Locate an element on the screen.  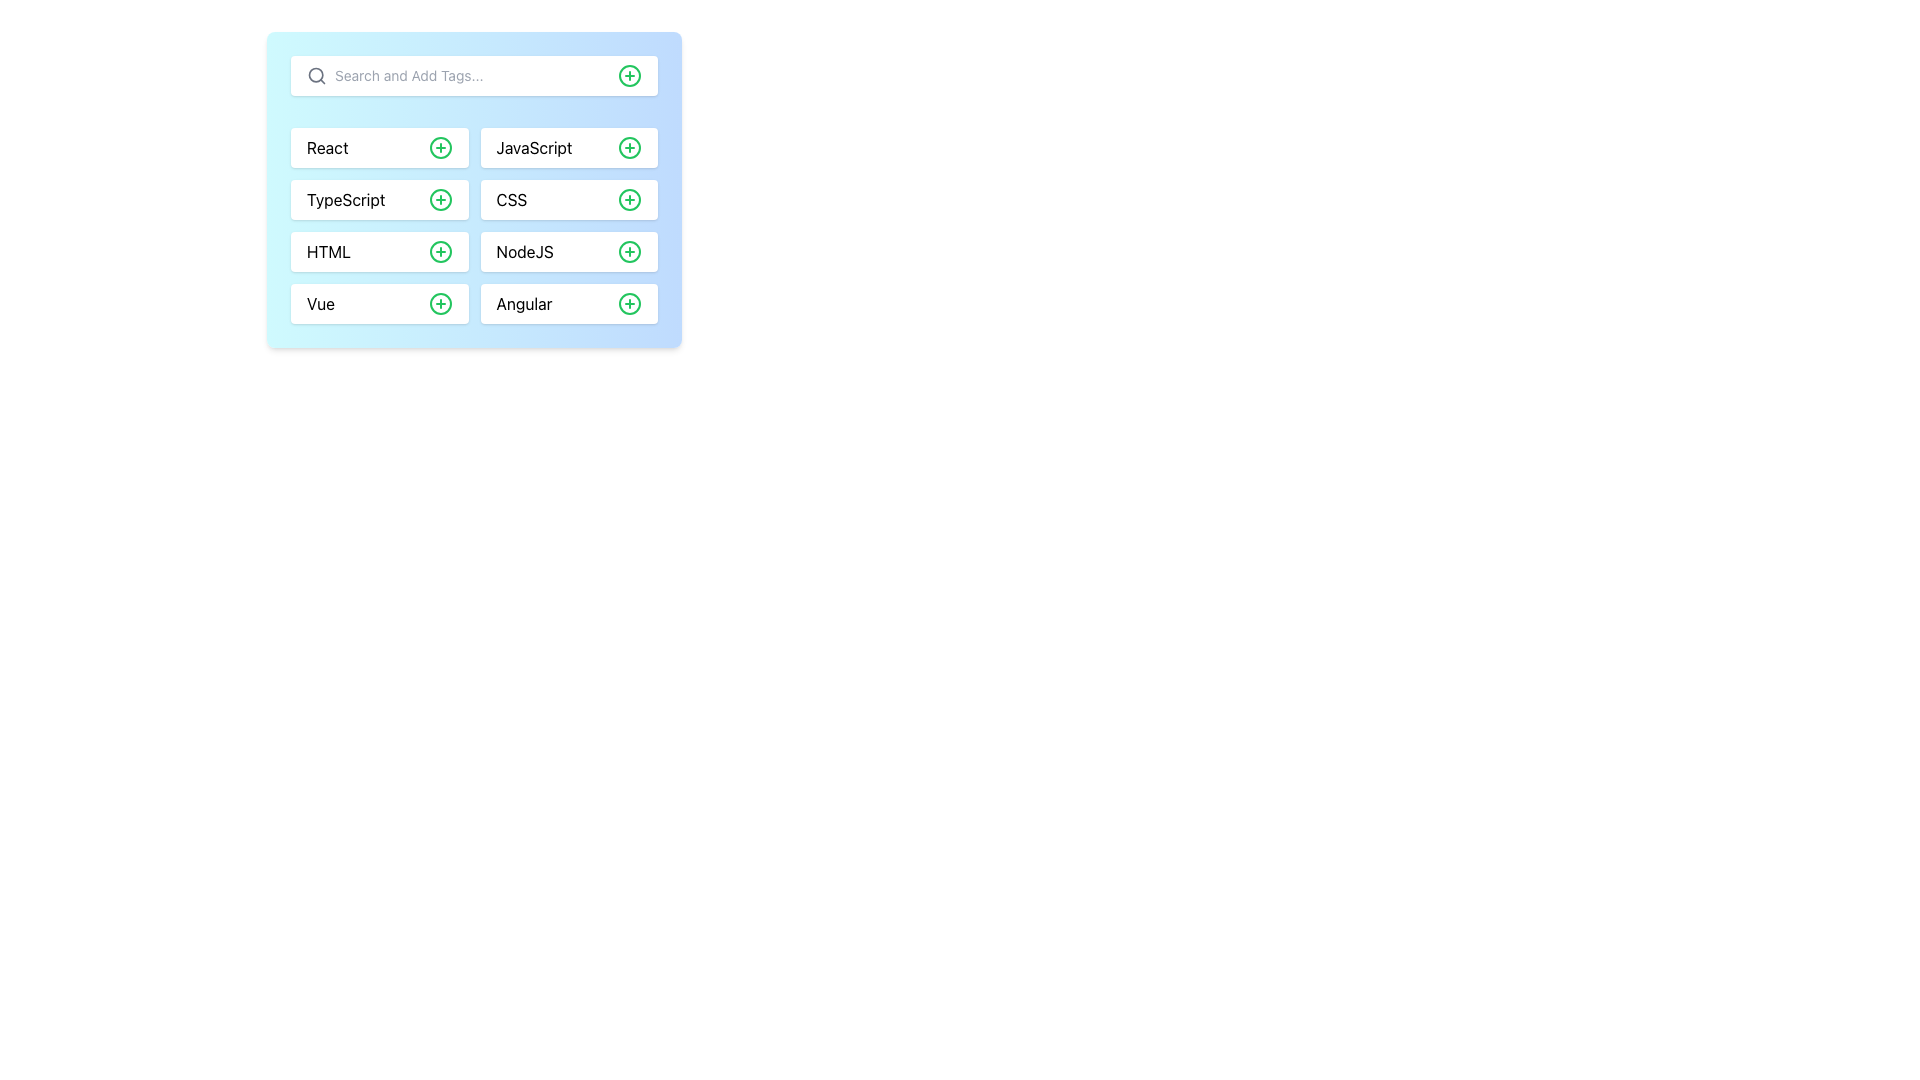
the circular magnifying glass icon within the blue search box located at the top-left corner of the interface is located at coordinates (315, 74).